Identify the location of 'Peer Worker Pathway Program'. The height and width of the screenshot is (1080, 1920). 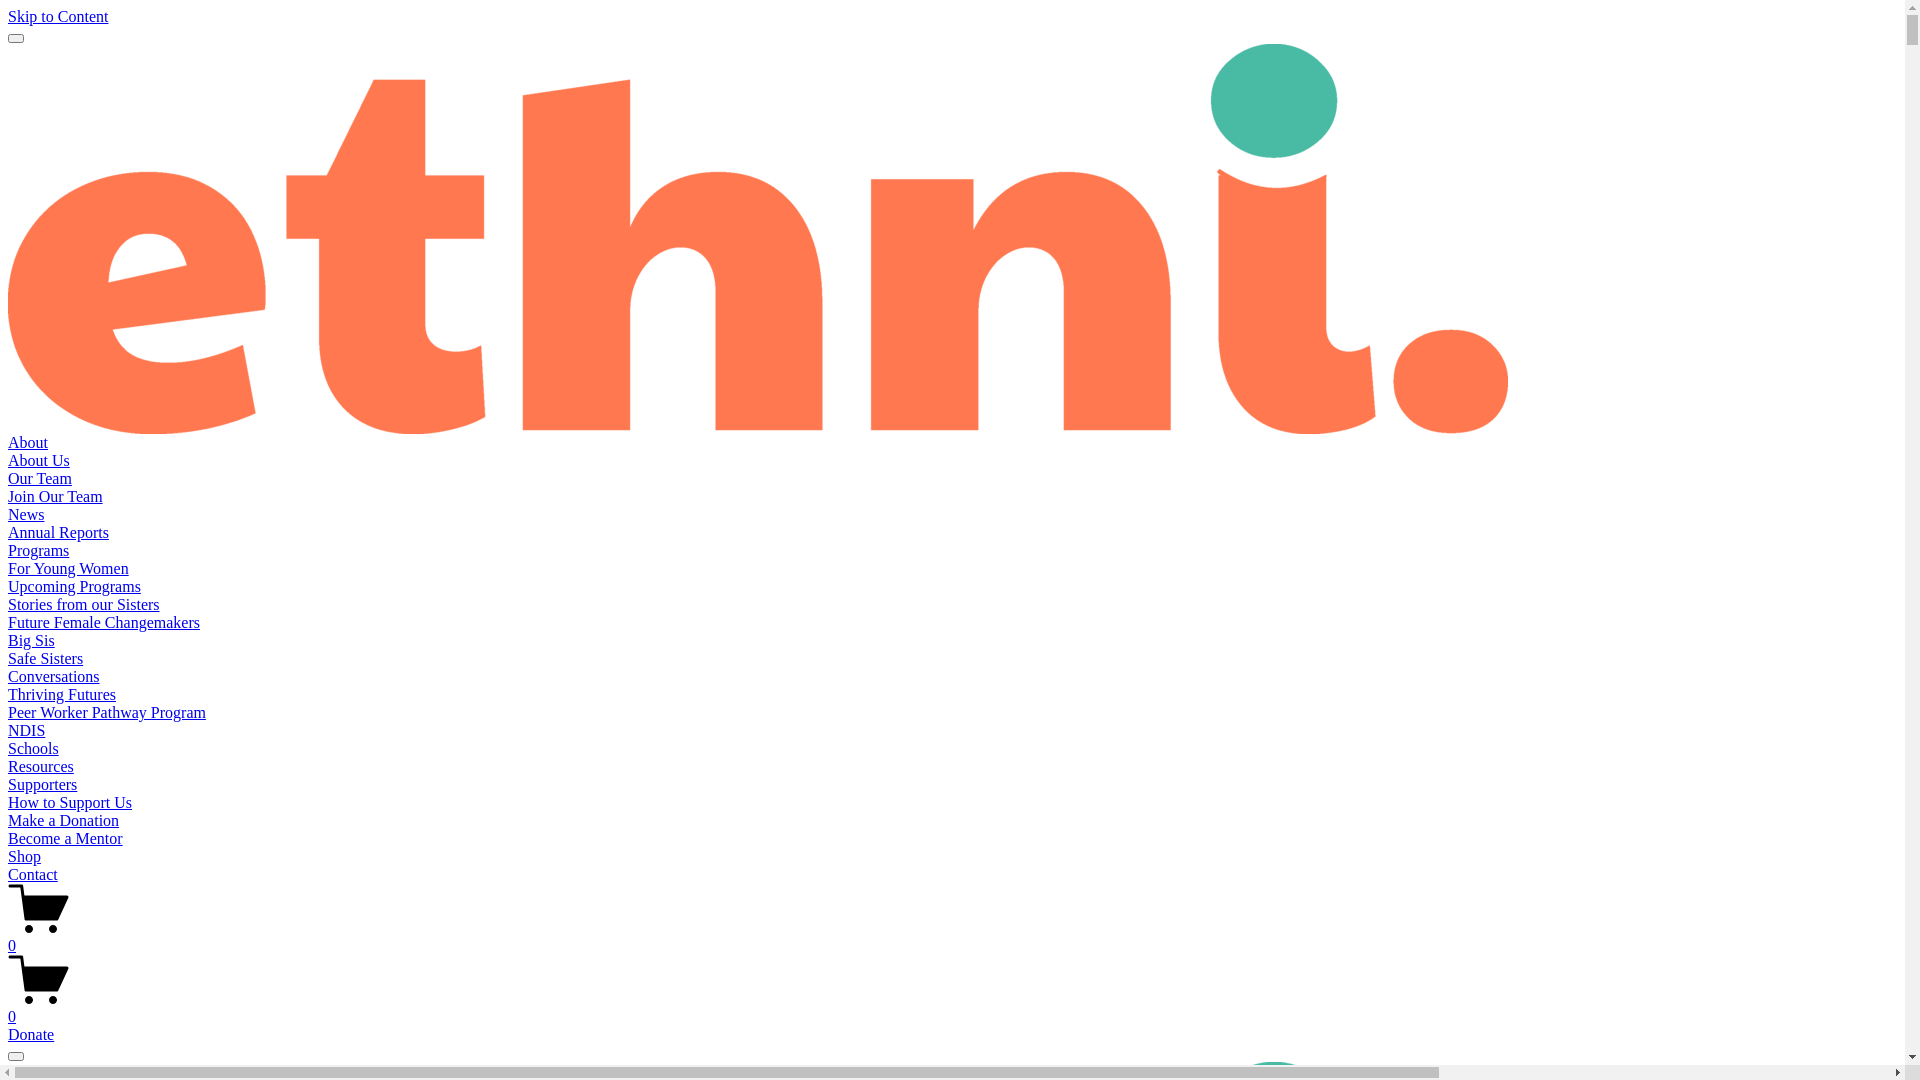
(8, 711).